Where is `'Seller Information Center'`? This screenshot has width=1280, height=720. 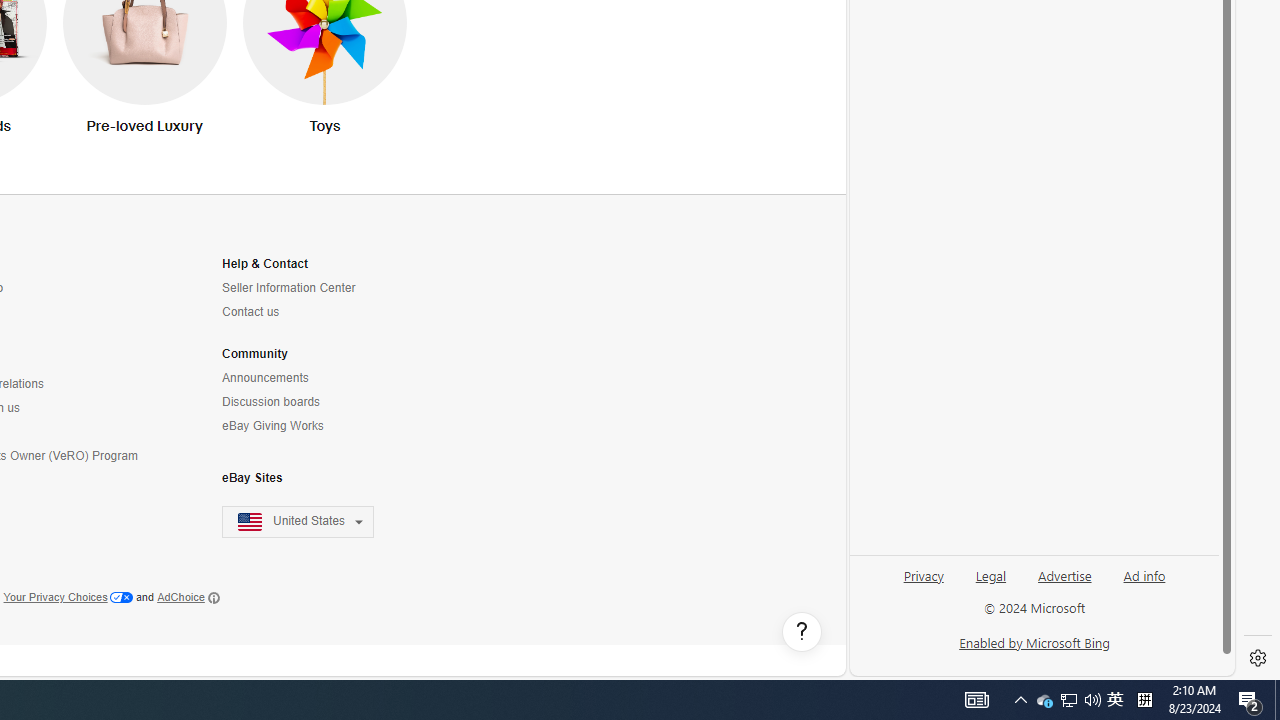
'Seller Information Center' is located at coordinates (309, 288).